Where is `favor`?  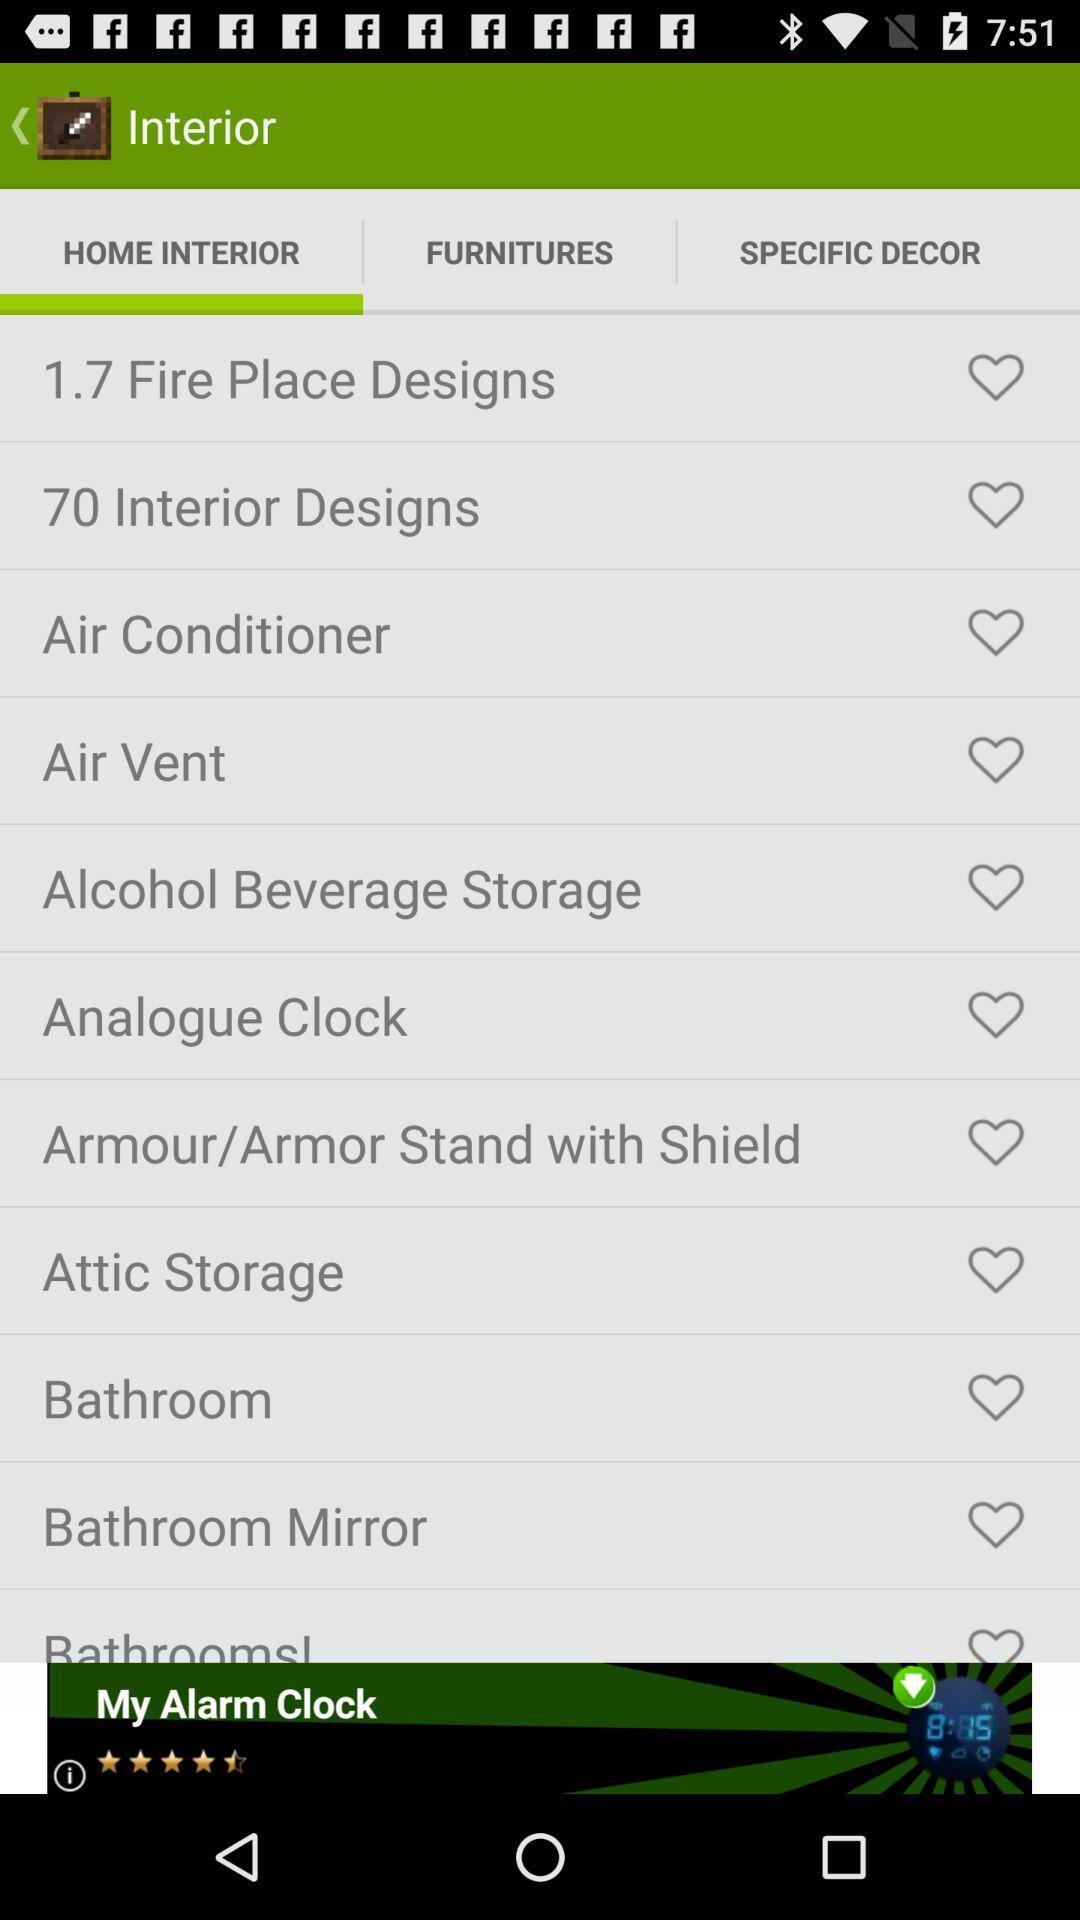 favor is located at coordinates (995, 887).